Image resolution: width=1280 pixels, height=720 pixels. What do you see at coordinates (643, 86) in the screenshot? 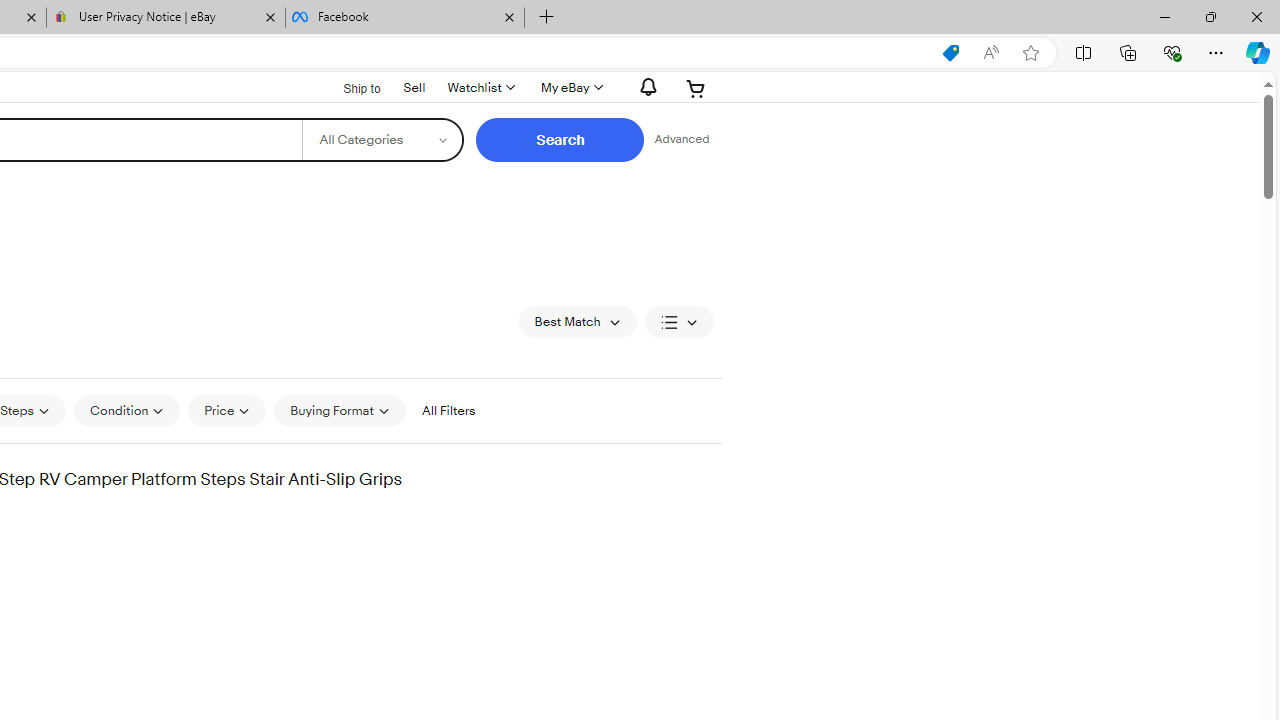
I see `'Notifications'` at bounding box center [643, 86].